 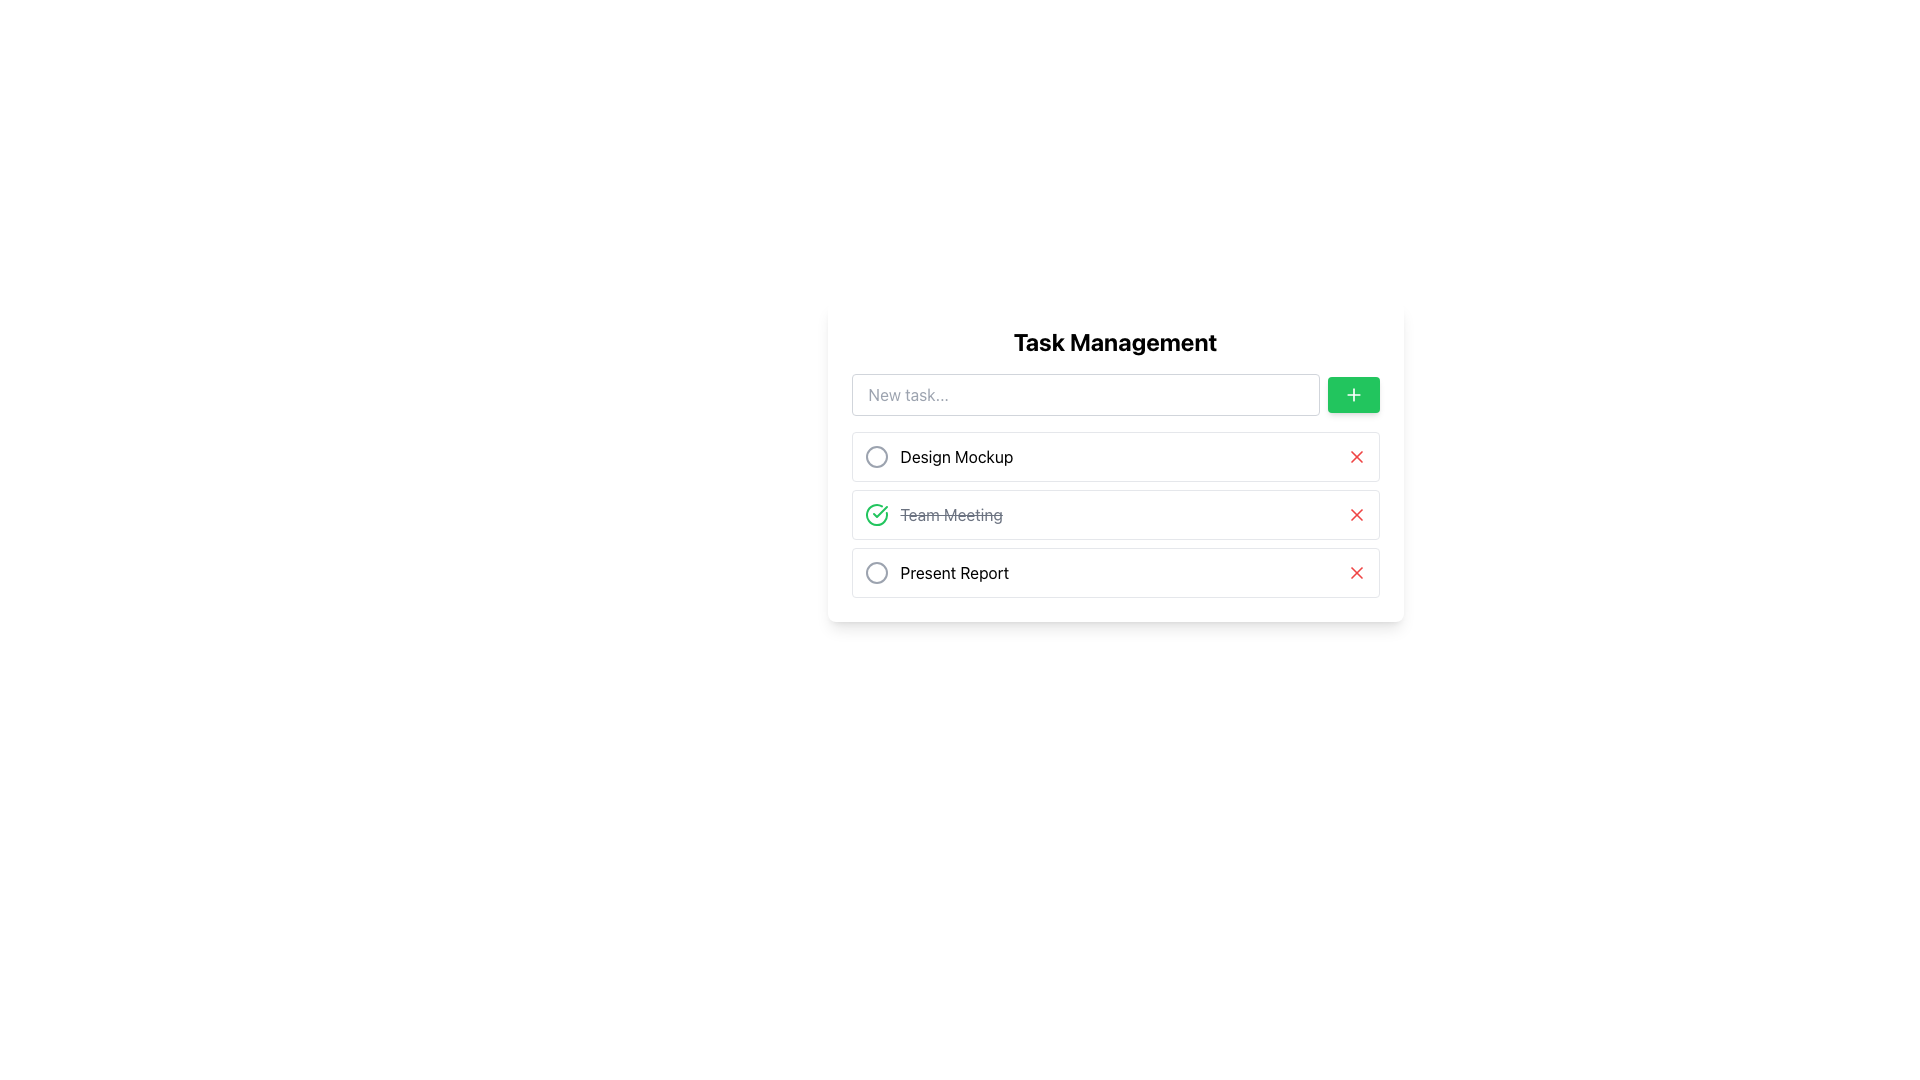 What do you see at coordinates (1353, 394) in the screenshot?
I see `the rectangular green button with rounded corners and a white plus icon located to the right of the text input field to observe style changes` at bounding box center [1353, 394].